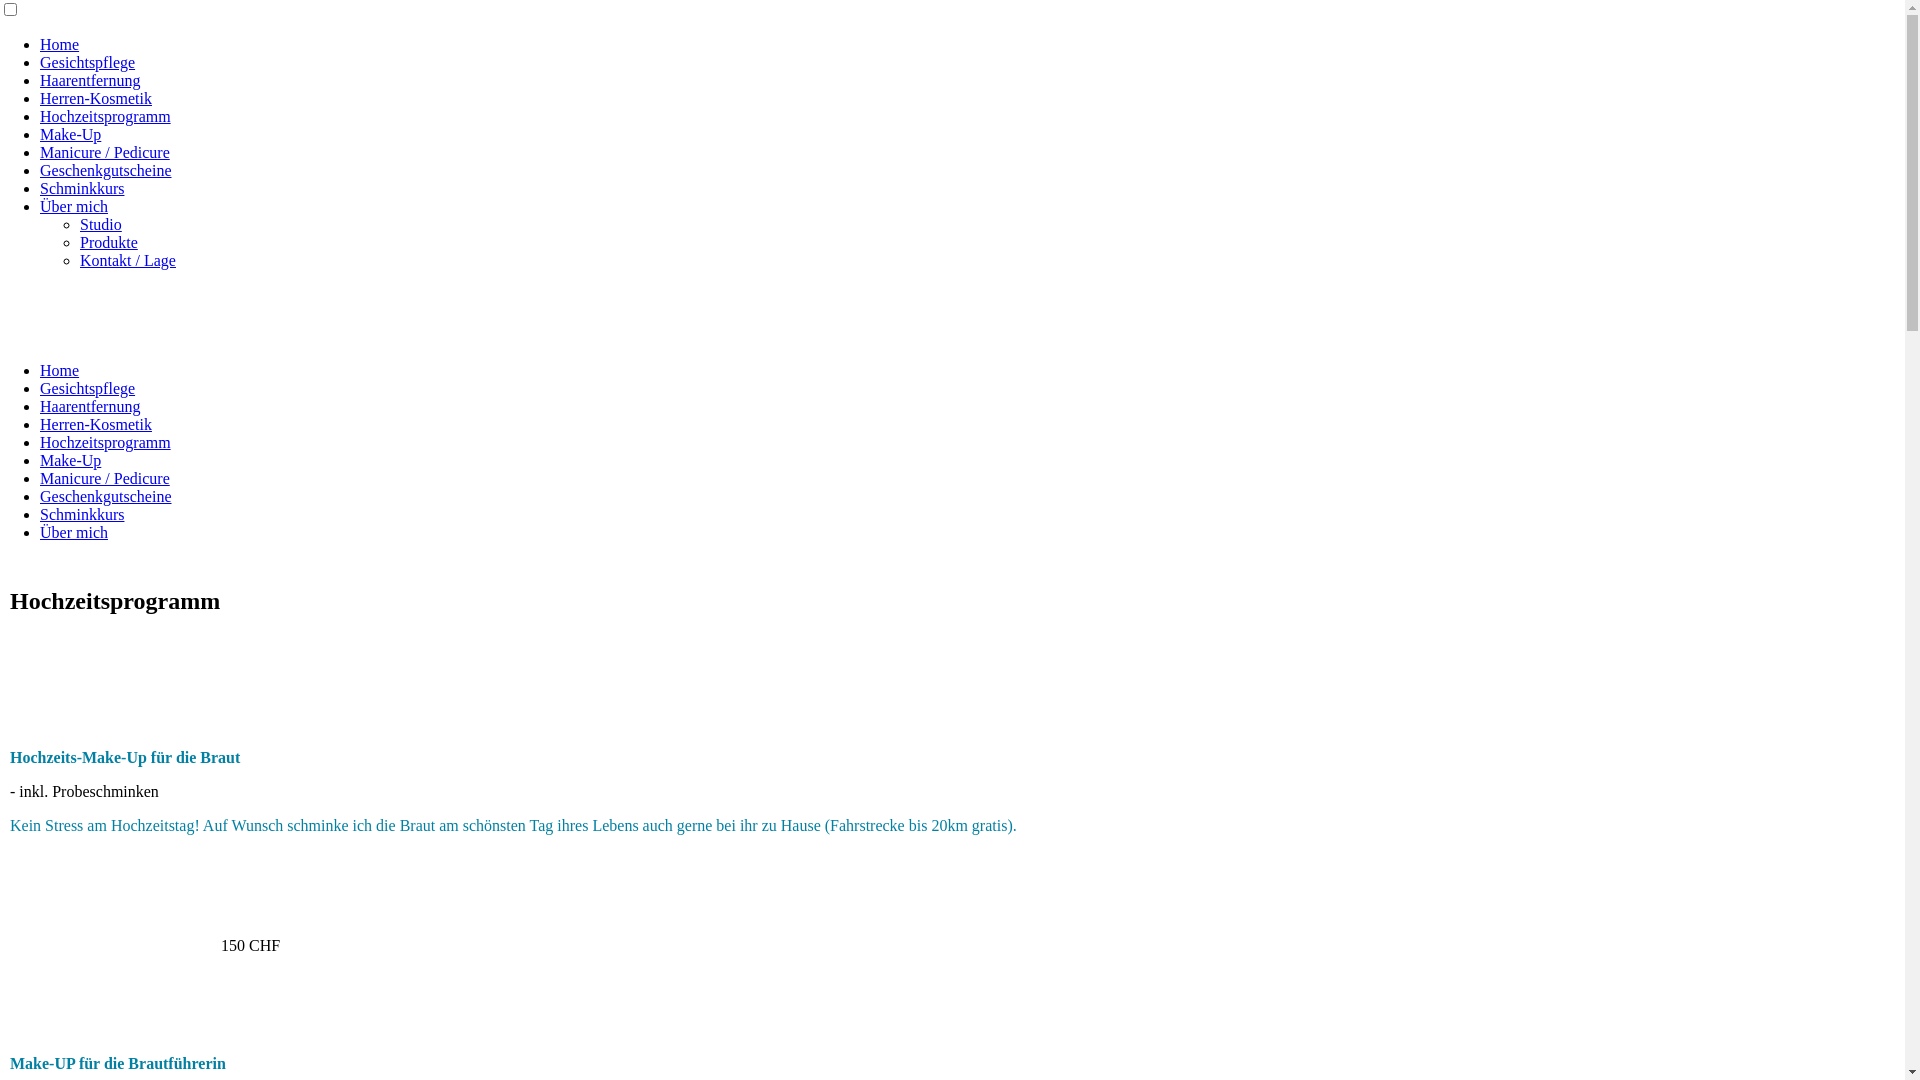 The image size is (1920, 1080). What do you see at coordinates (39, 405) in the screenshot?
I see `'Haarentfernung'` at bounding box center [39, 405].